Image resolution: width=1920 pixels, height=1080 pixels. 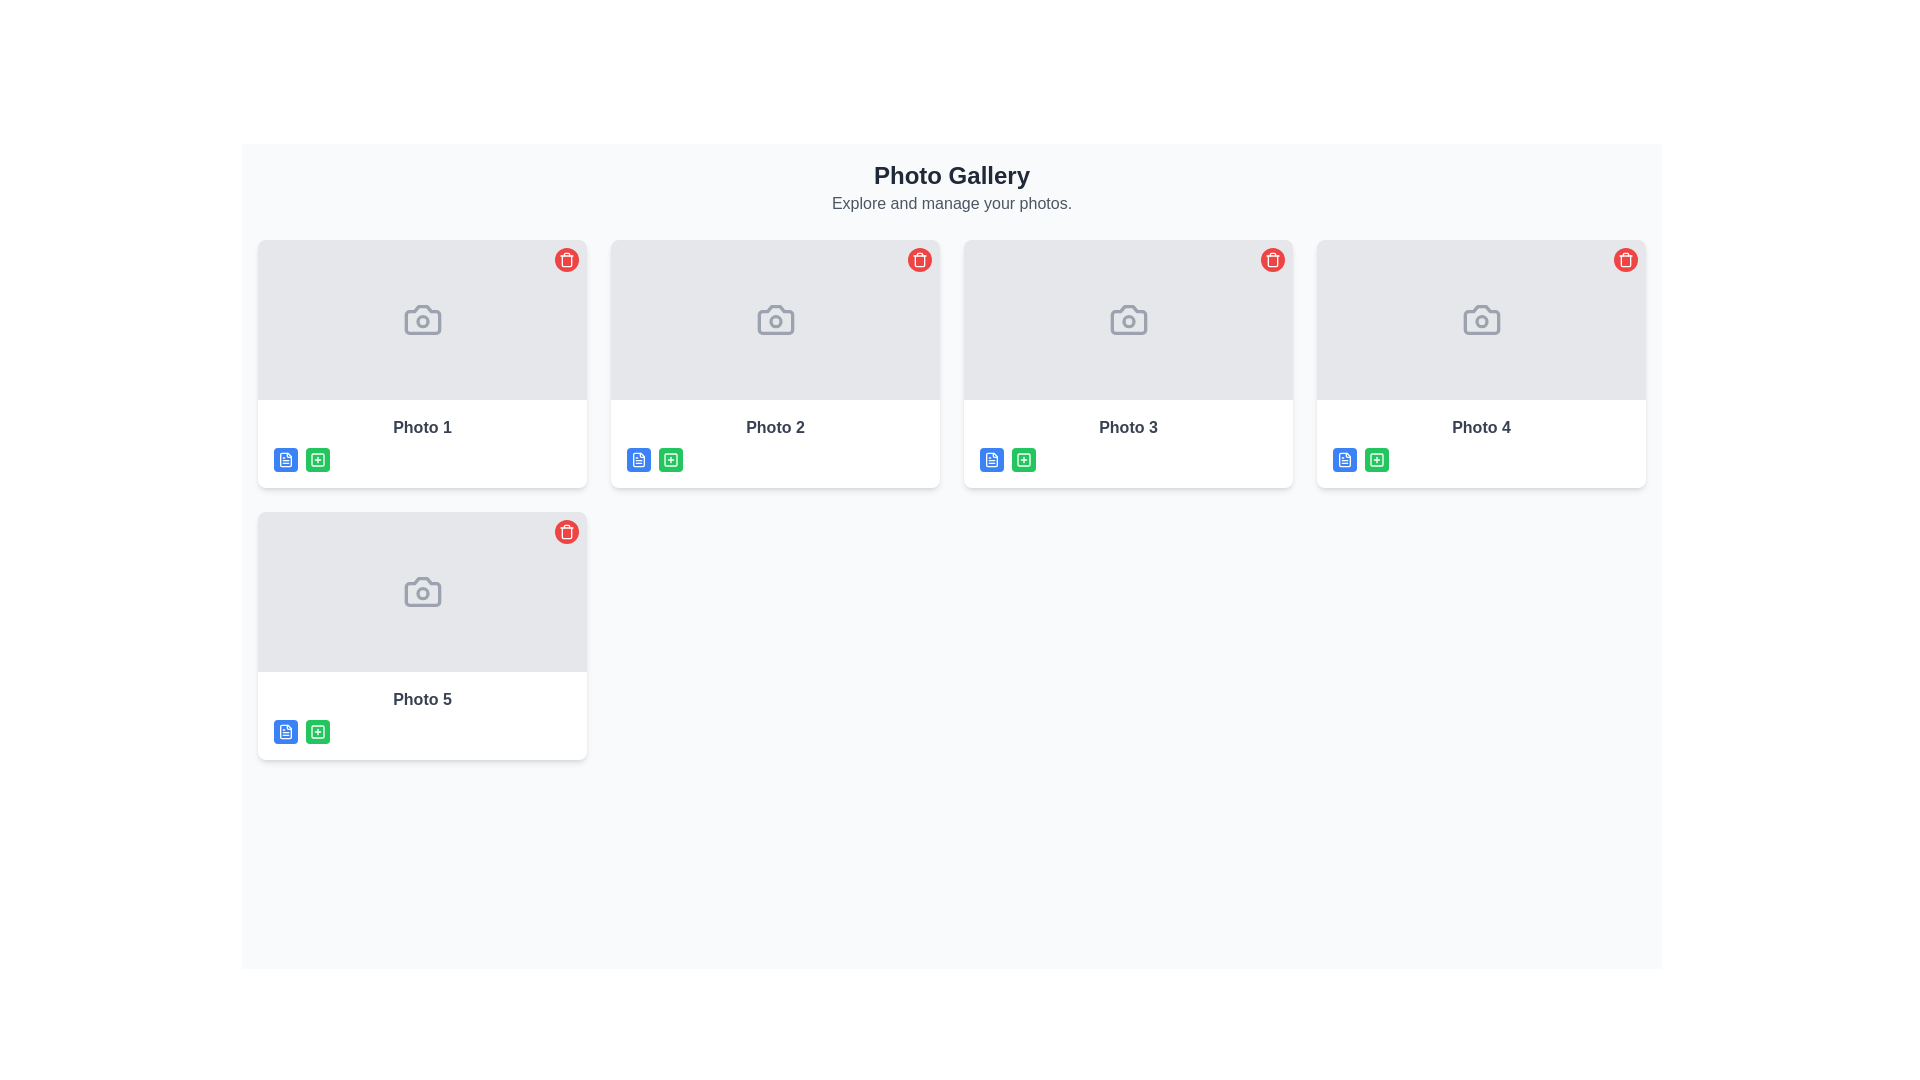 What do you see at coordinates (316, 732) in the screenshot?
I see `the Add icon button located below the 'Photo 5' label, which is the second button from the left in the green style` at bounding box center [316, 732].